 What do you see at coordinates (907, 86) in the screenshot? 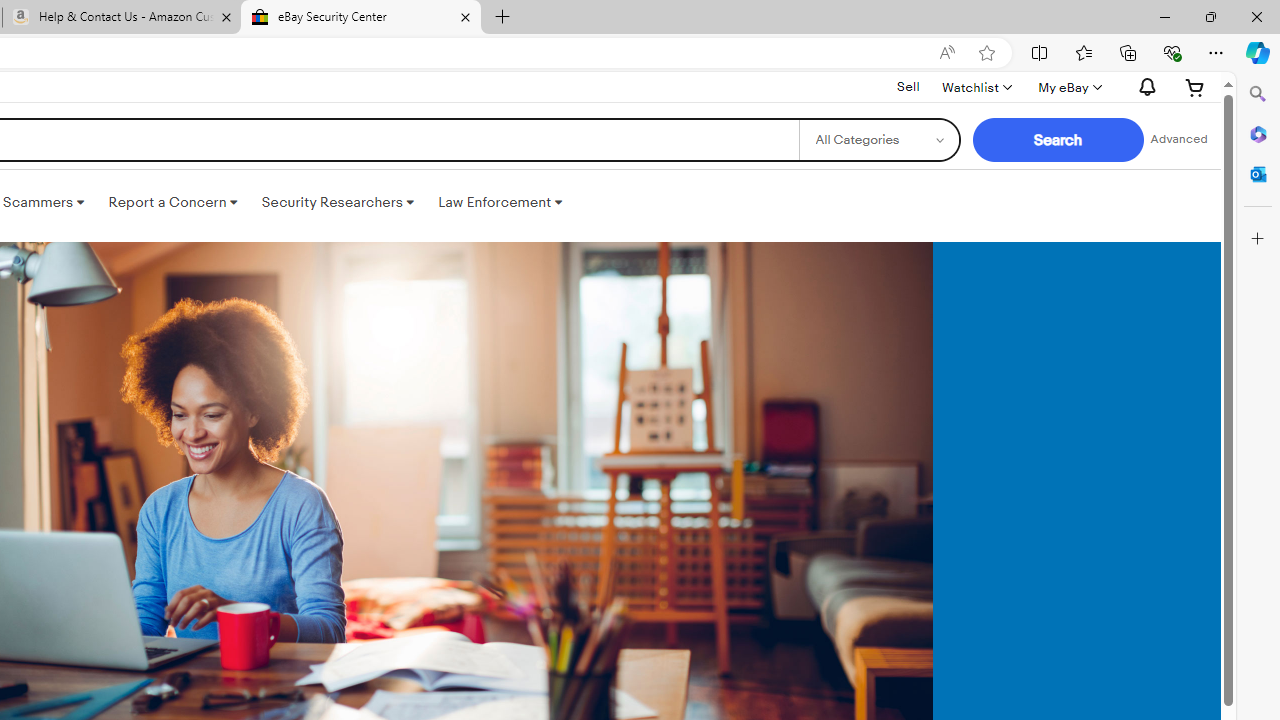
I see `'Sell'` at bounding box center [907, 86].